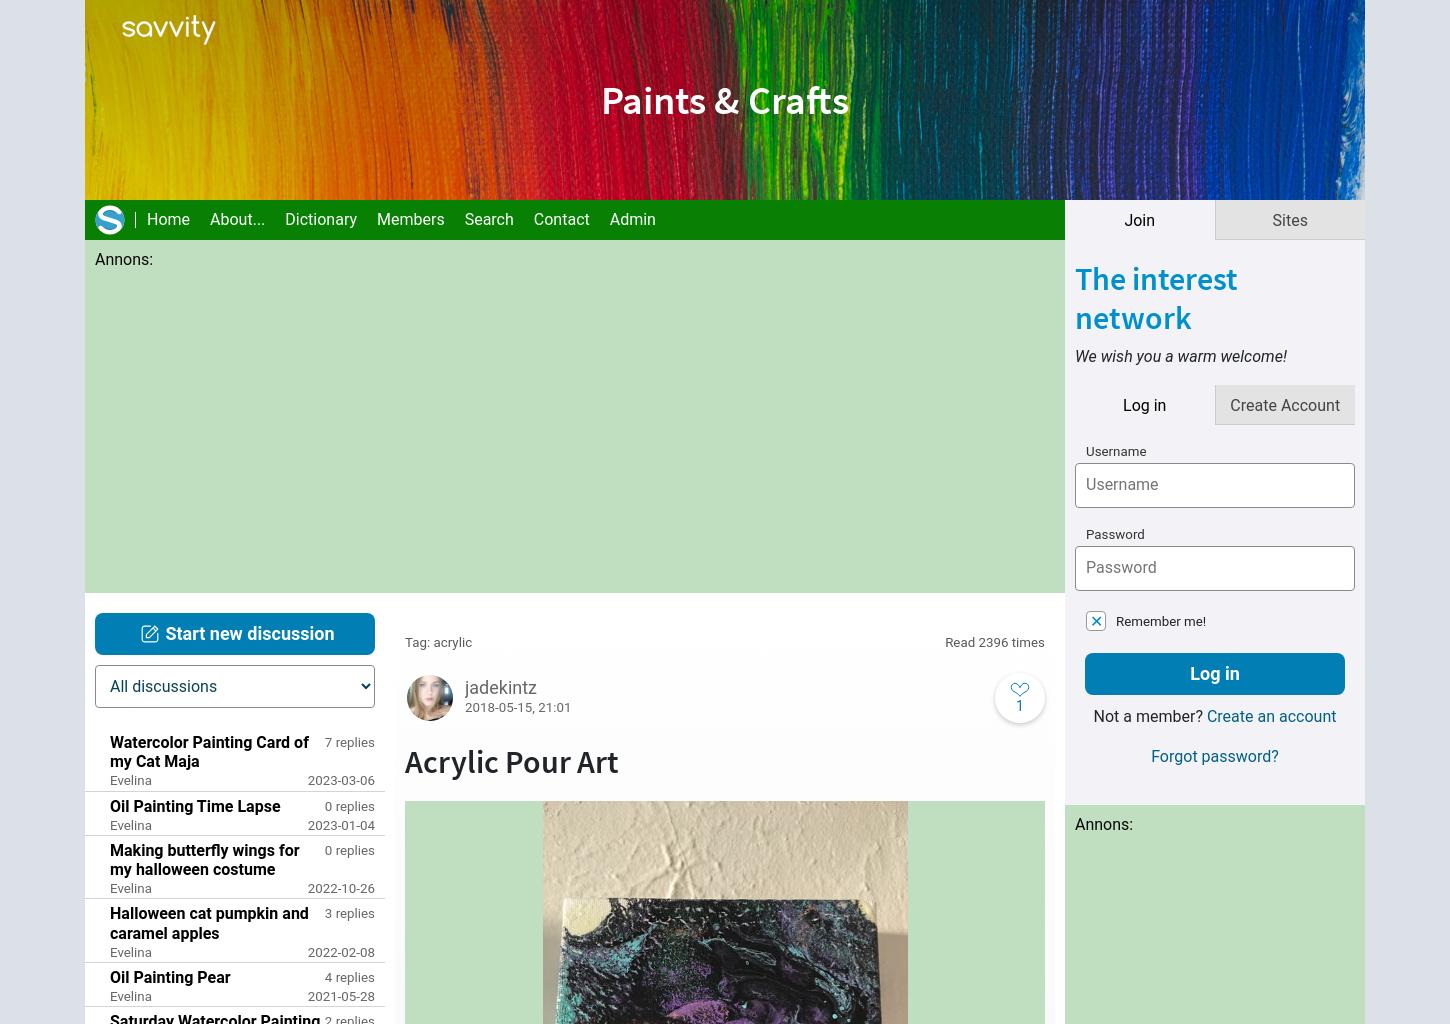 This screenshot has width=1450, height=1024. What do you see at coordinates (409, 218) in the screenshot?
I see `'Members'` at bounding box center [409, 218].